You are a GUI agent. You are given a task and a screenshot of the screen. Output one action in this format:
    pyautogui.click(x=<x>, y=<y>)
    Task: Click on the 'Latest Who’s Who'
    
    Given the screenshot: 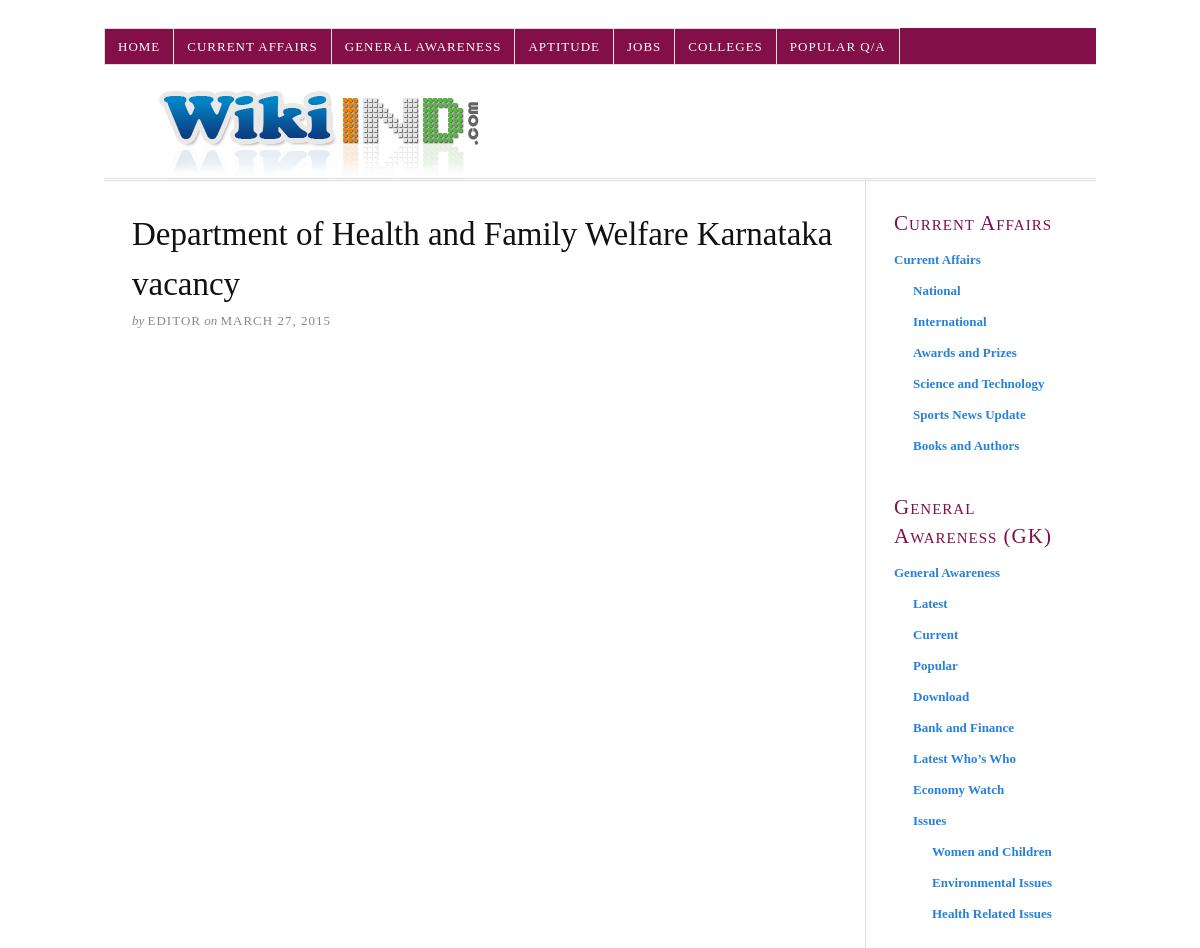 What is the action you would take?
    pyautogui.click(x=964, y=758)
    